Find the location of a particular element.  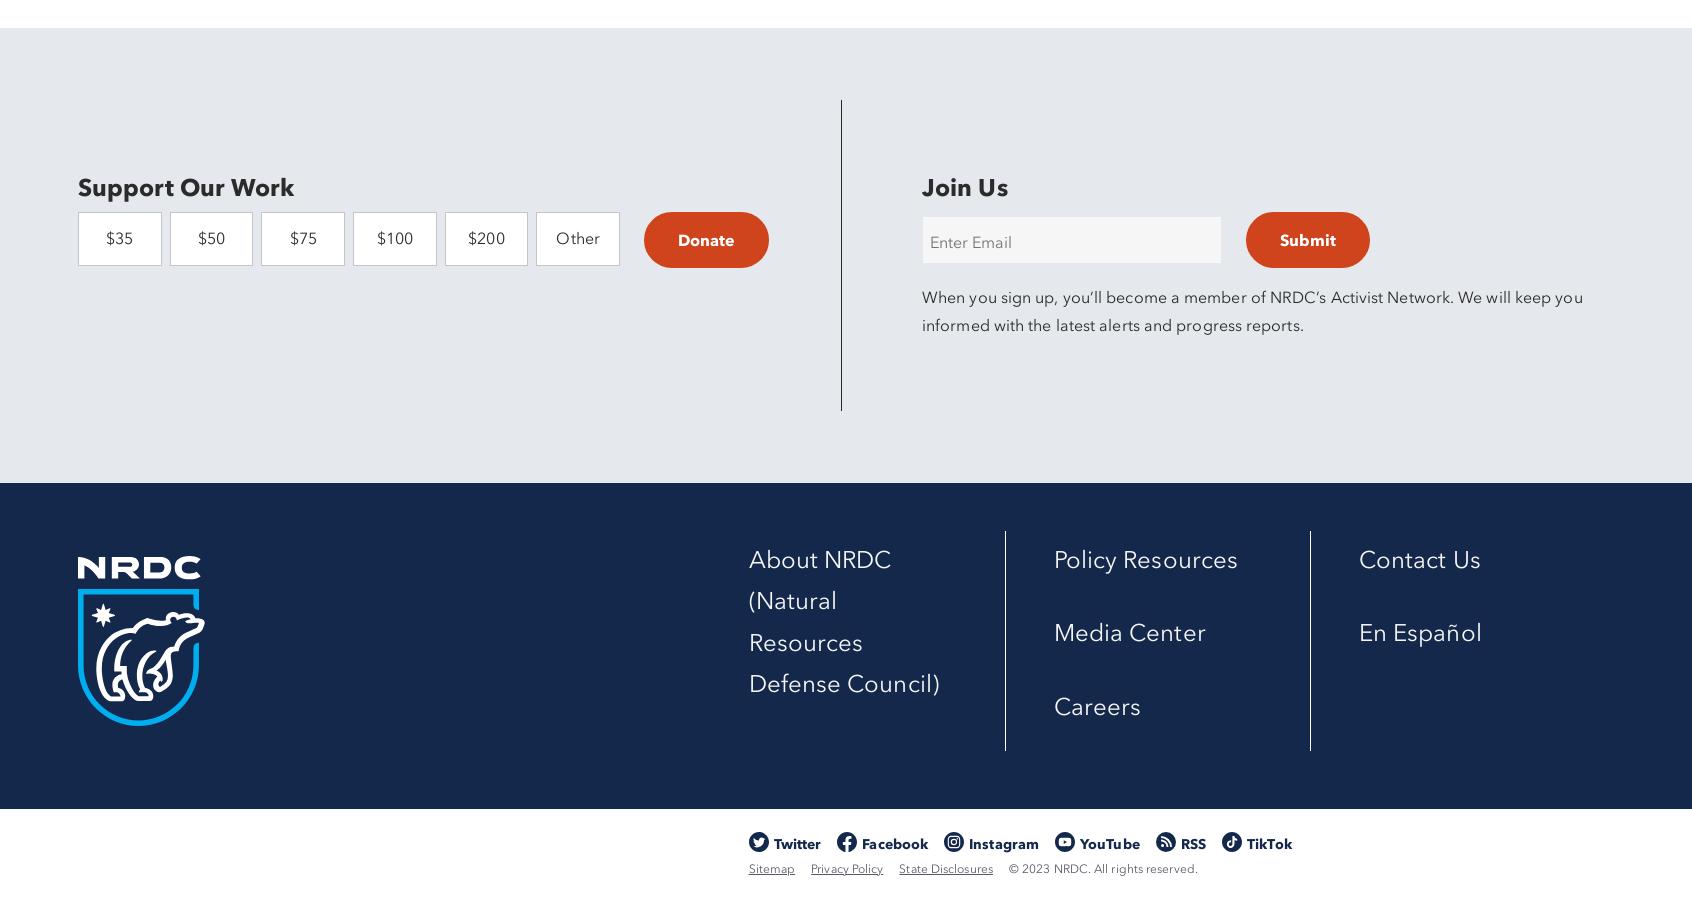

'$200' is located at coordinates (484, 238).